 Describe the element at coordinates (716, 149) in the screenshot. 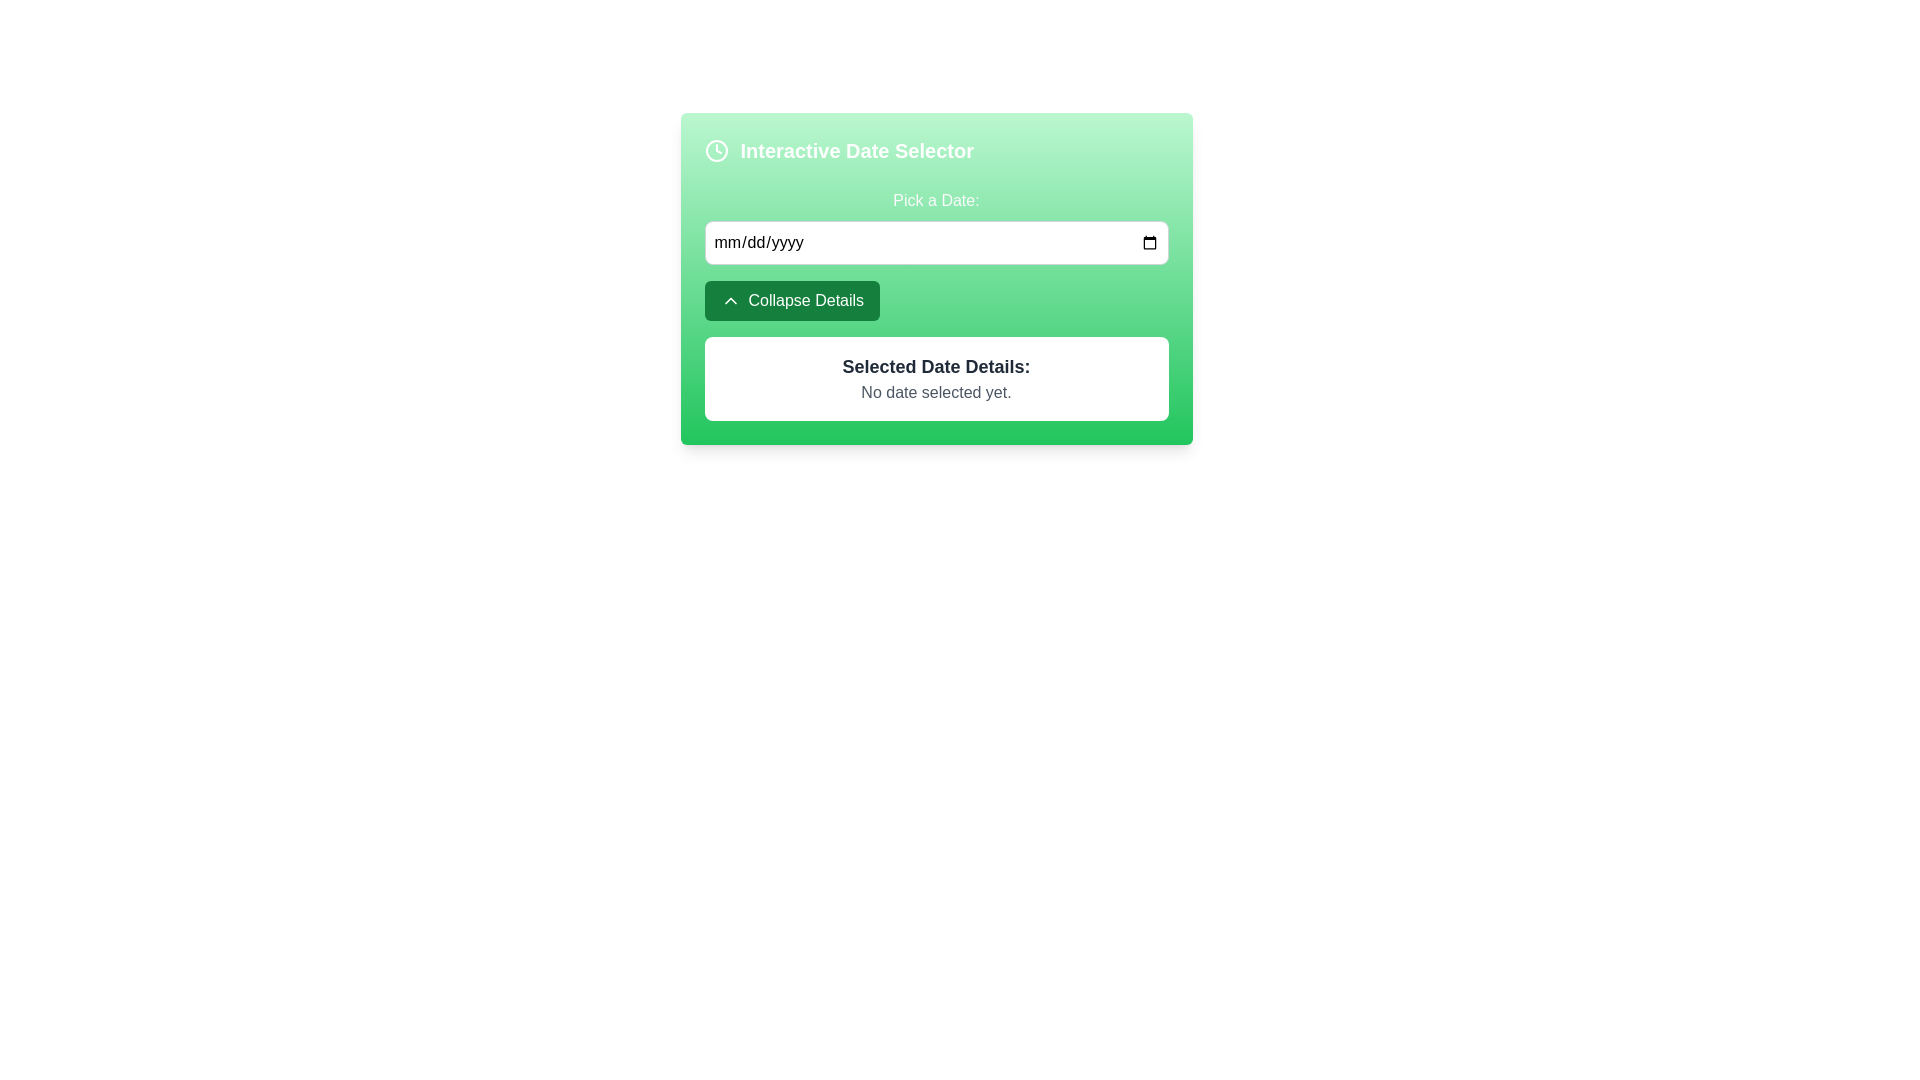

I see `the SVG circle that visually outlines the clock face, located at the center of the clock icon to the left of 'Interactive Date Selector'` at that location.